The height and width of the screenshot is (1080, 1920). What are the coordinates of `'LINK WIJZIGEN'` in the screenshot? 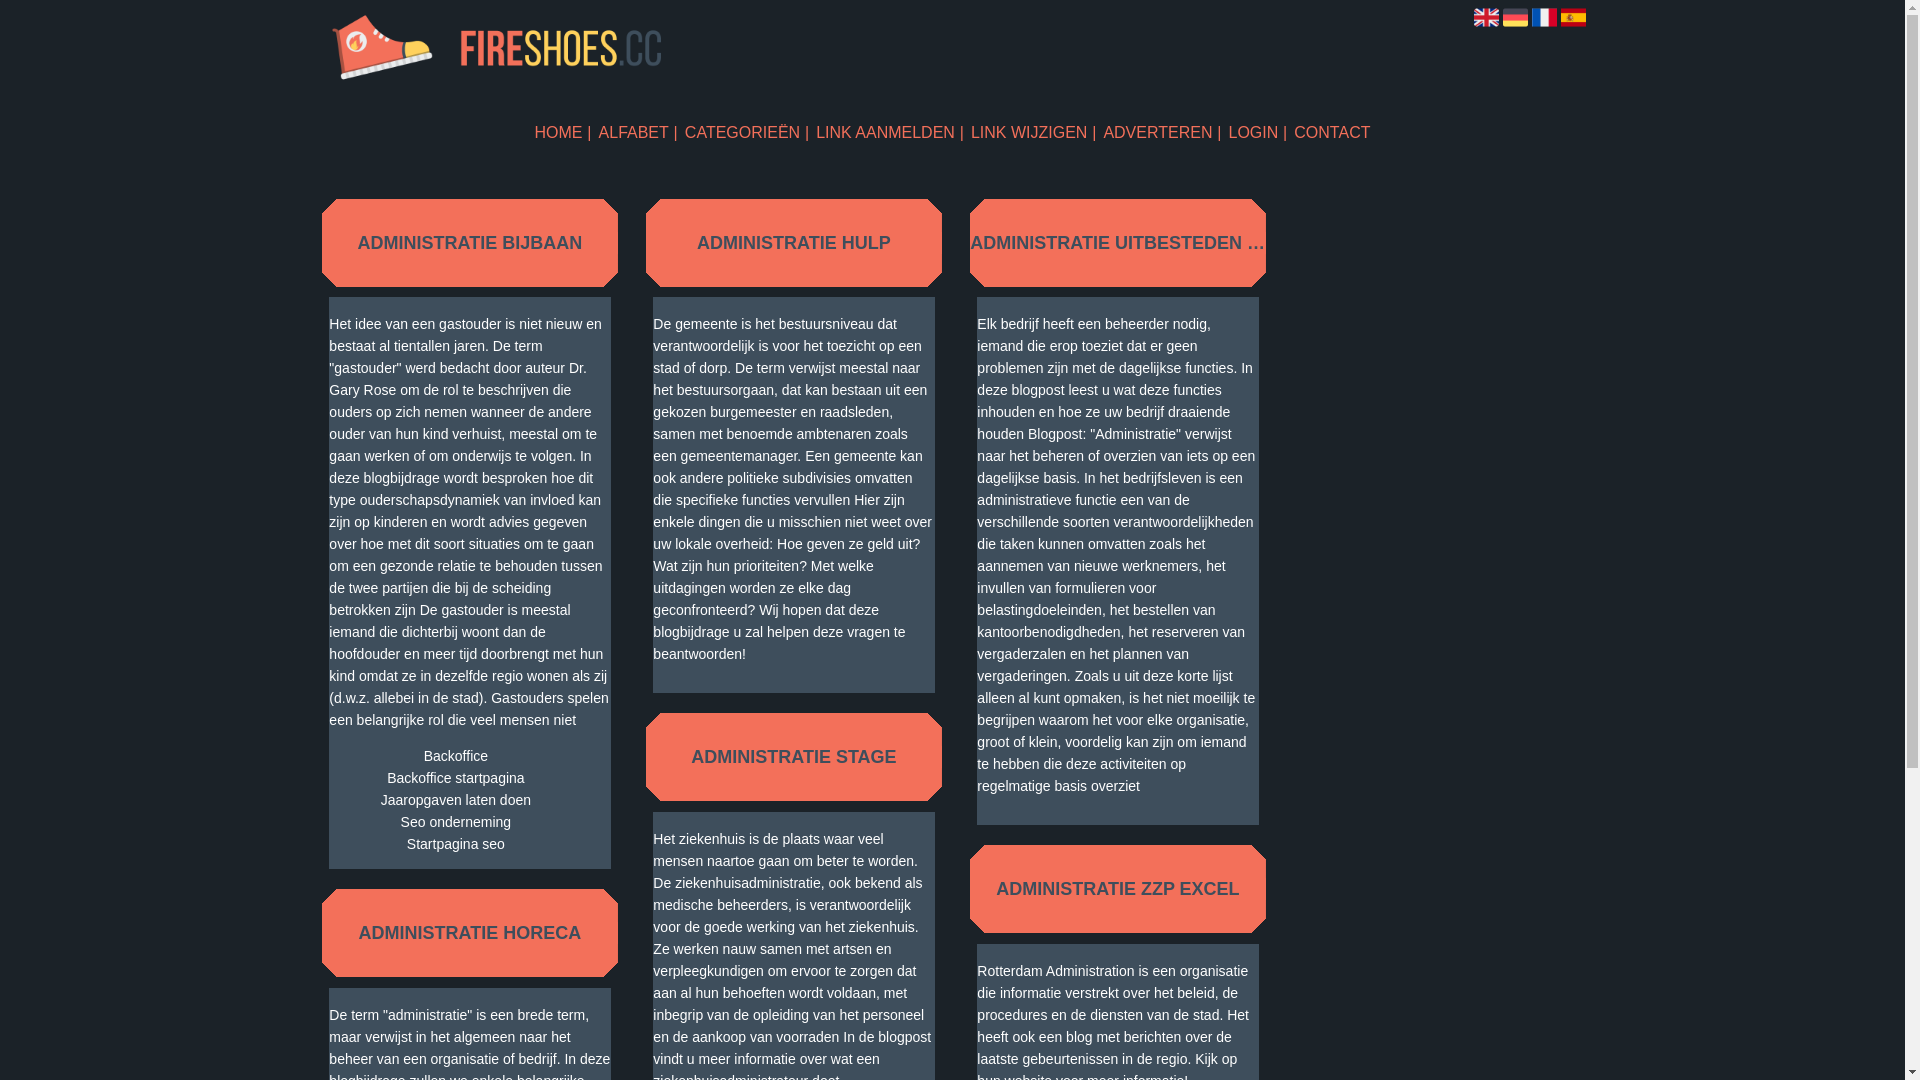 It's located at (1033, 132).